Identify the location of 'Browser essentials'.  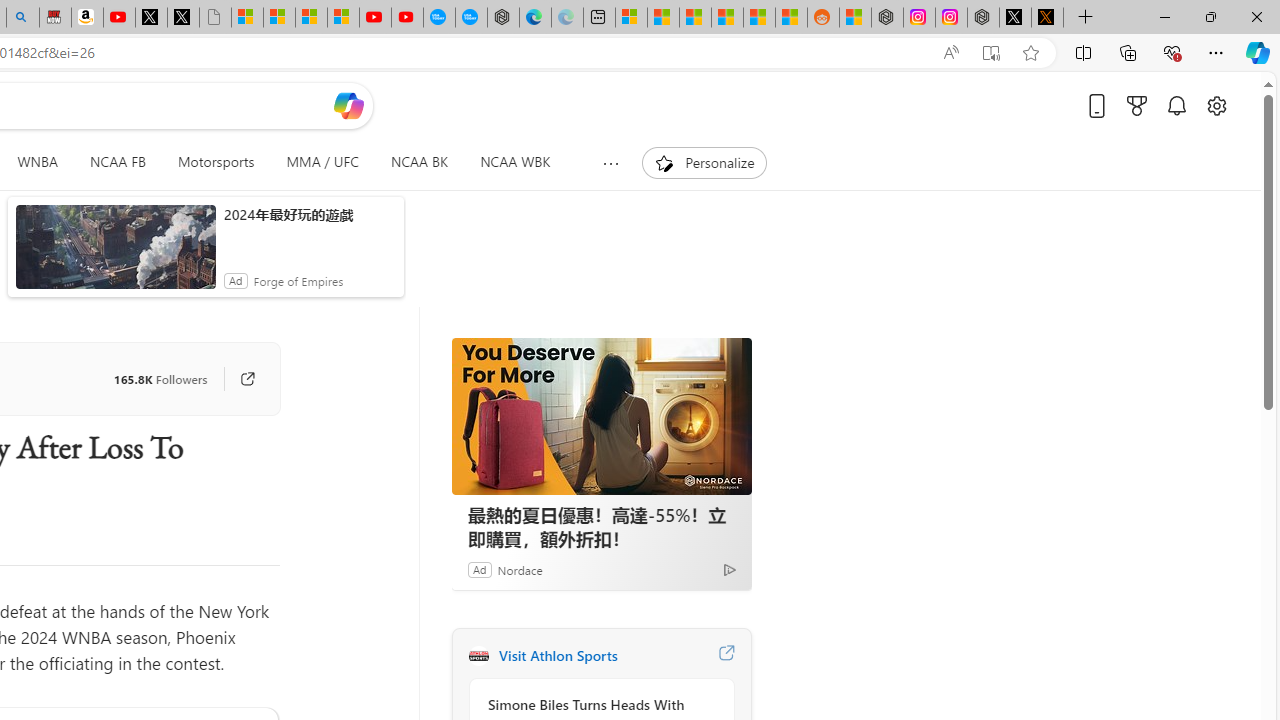
(1171, 51).